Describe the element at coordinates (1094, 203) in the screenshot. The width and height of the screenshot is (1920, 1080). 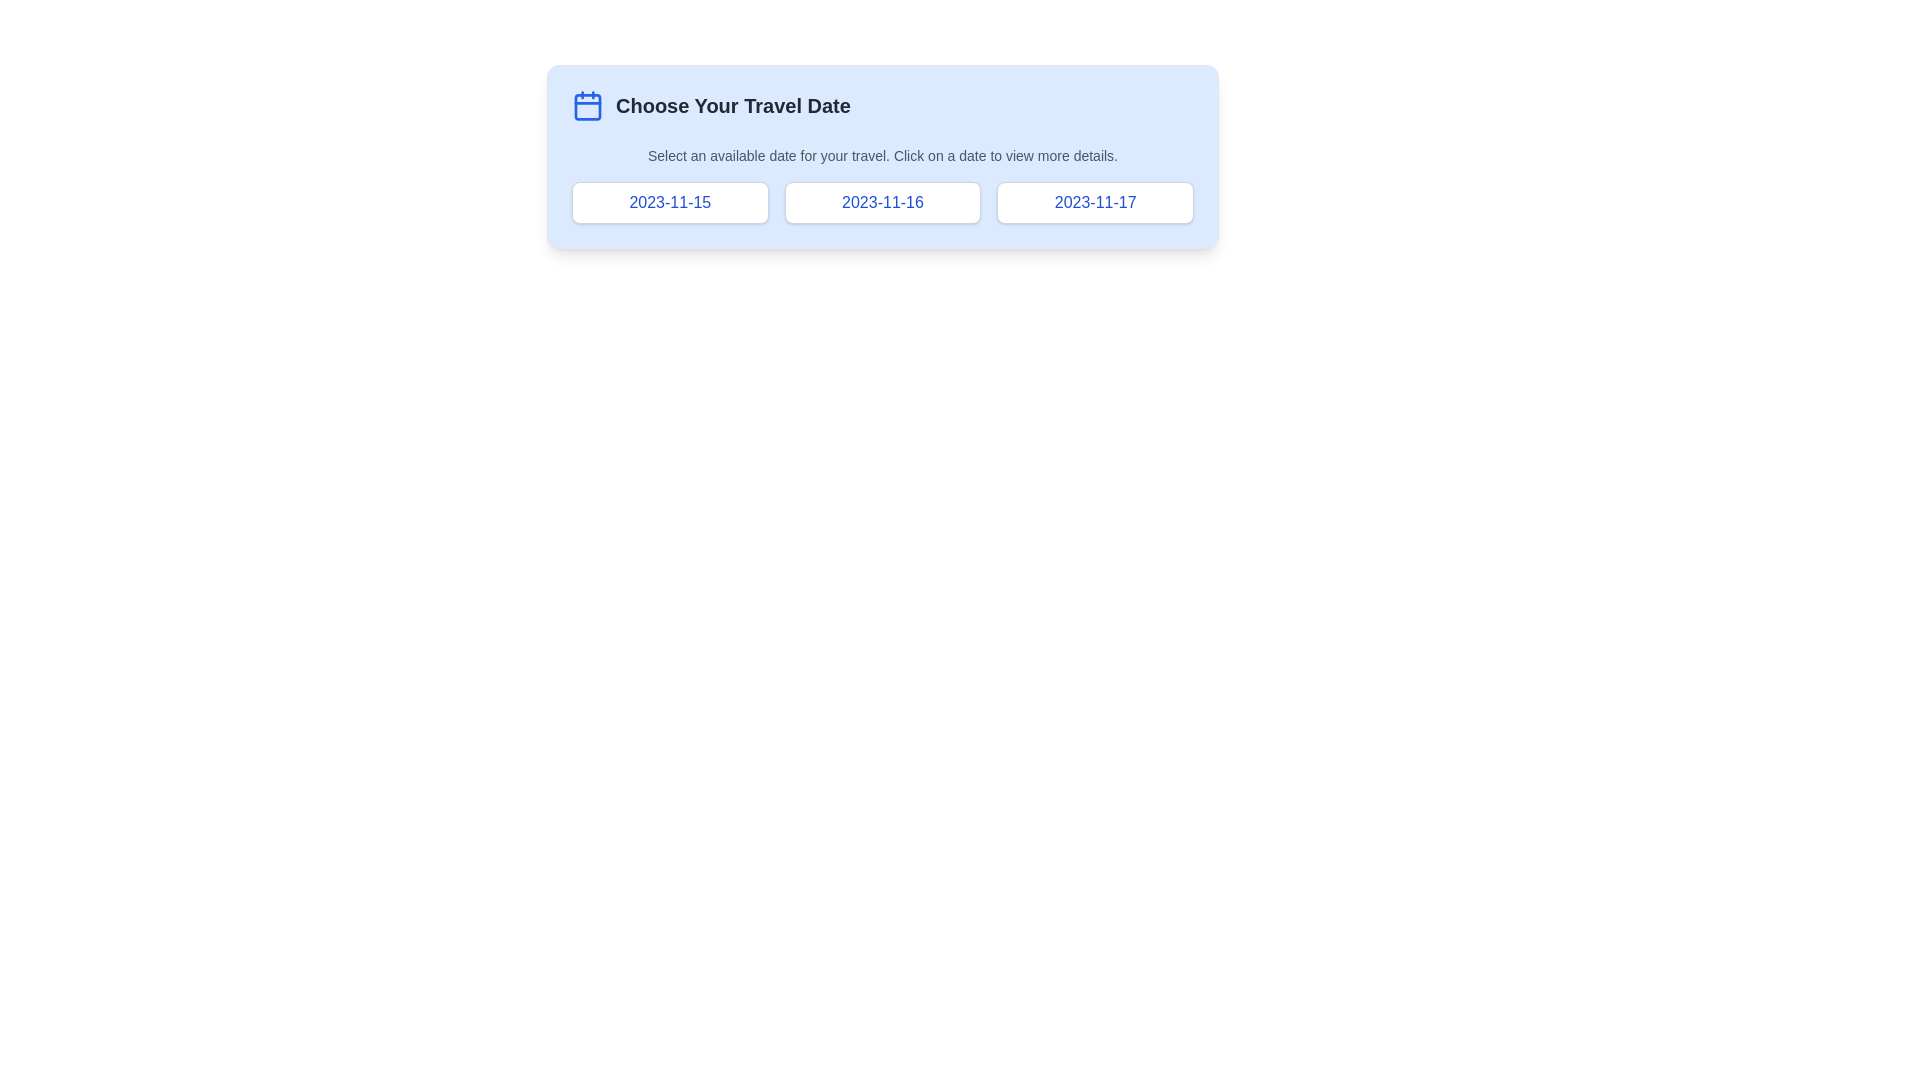
I see `the button labeled '2023-11-17'` at that location.